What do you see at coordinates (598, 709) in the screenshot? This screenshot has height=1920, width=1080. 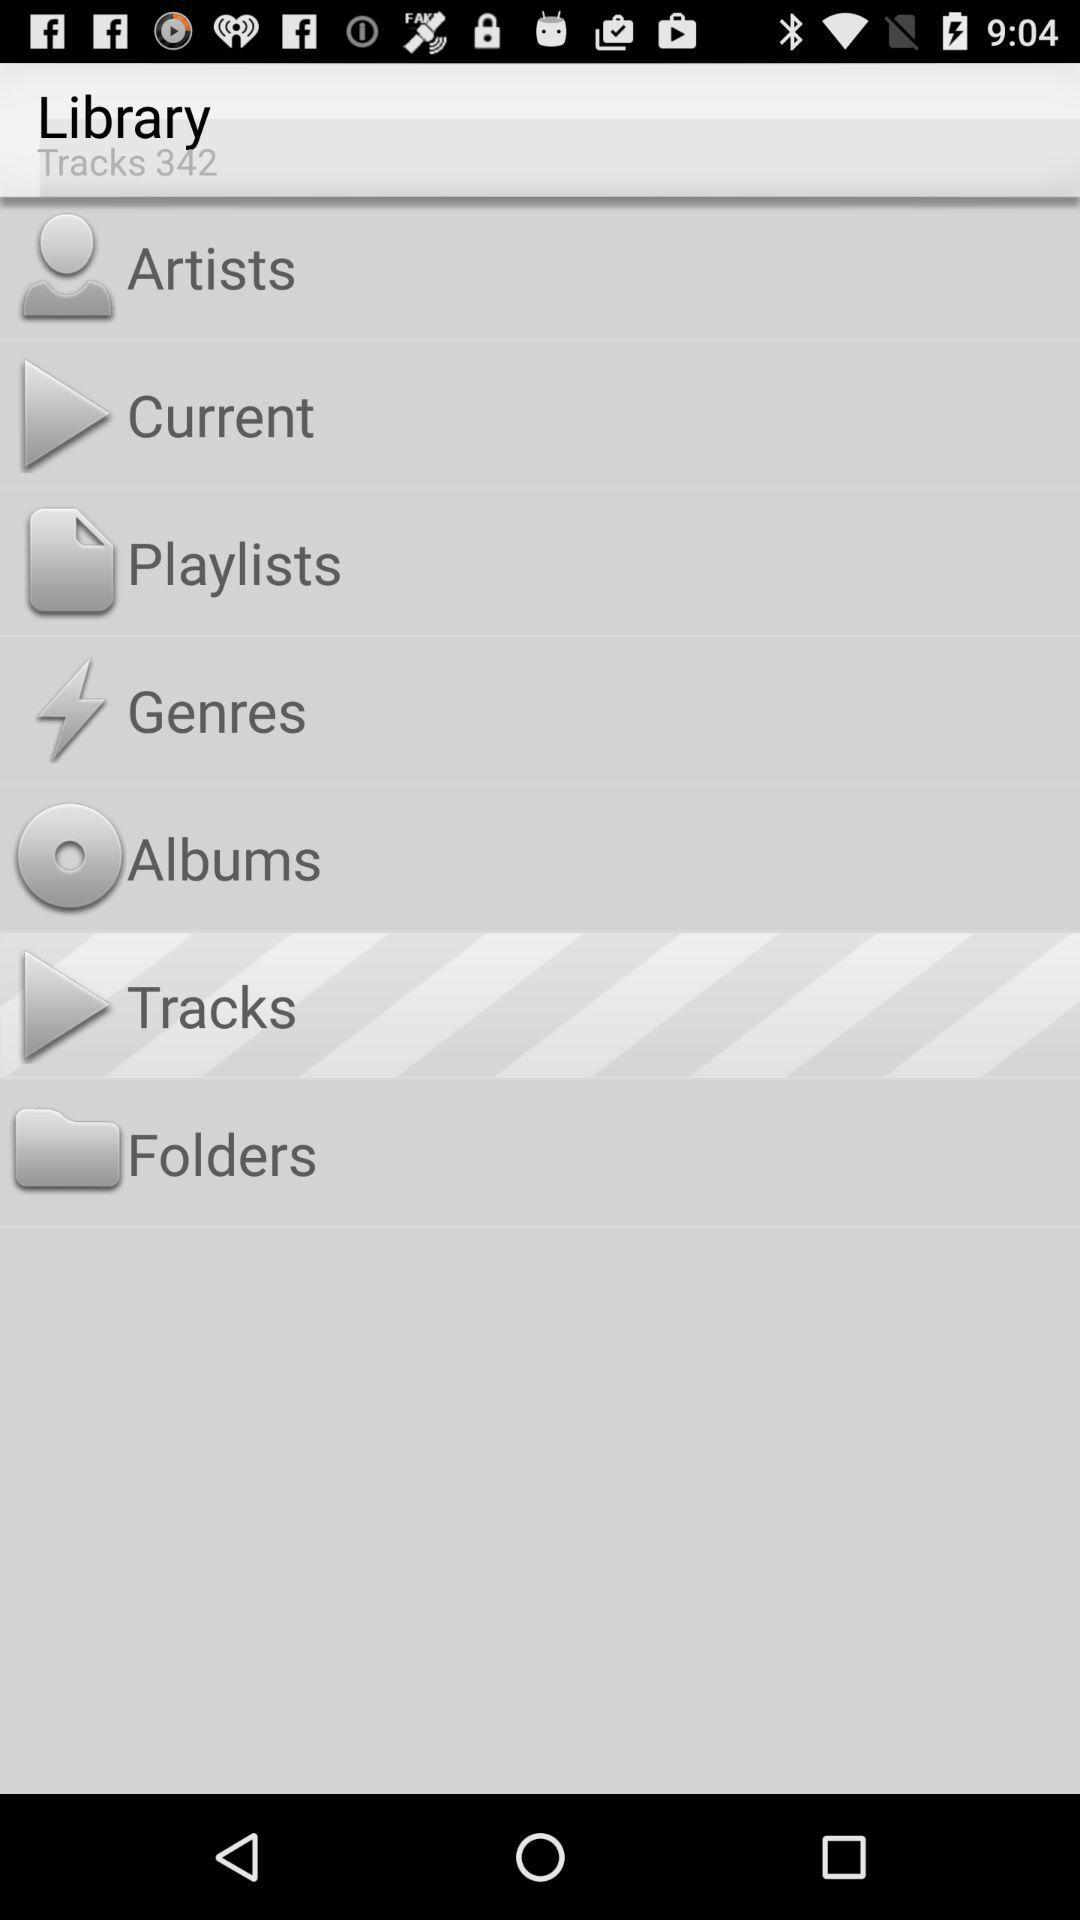 I see `the genres app` at bounding box center [598, 709].